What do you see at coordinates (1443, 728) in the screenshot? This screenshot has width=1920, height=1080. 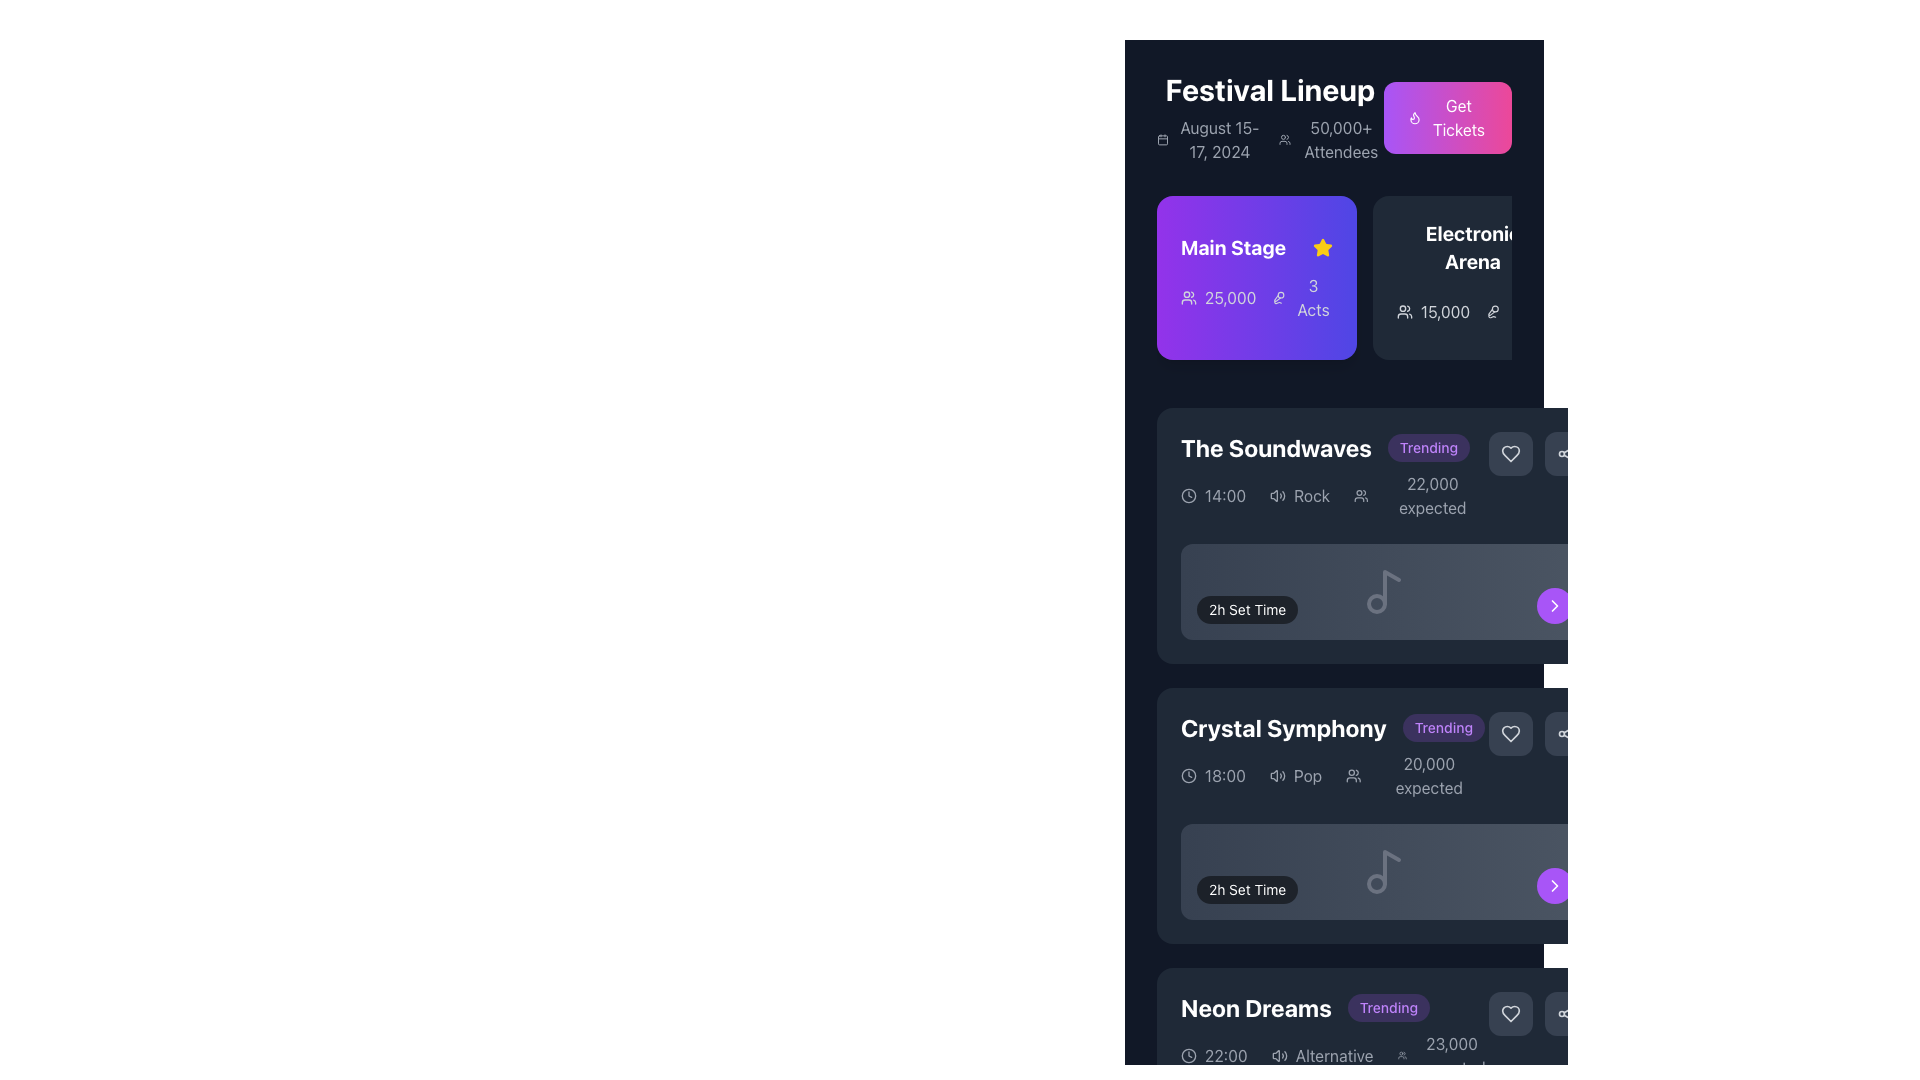 I see `the label indicating the trending event 'Crystal Symphony', located to the right of the title in the vertical list of items` at bounding box center [1443, 728].